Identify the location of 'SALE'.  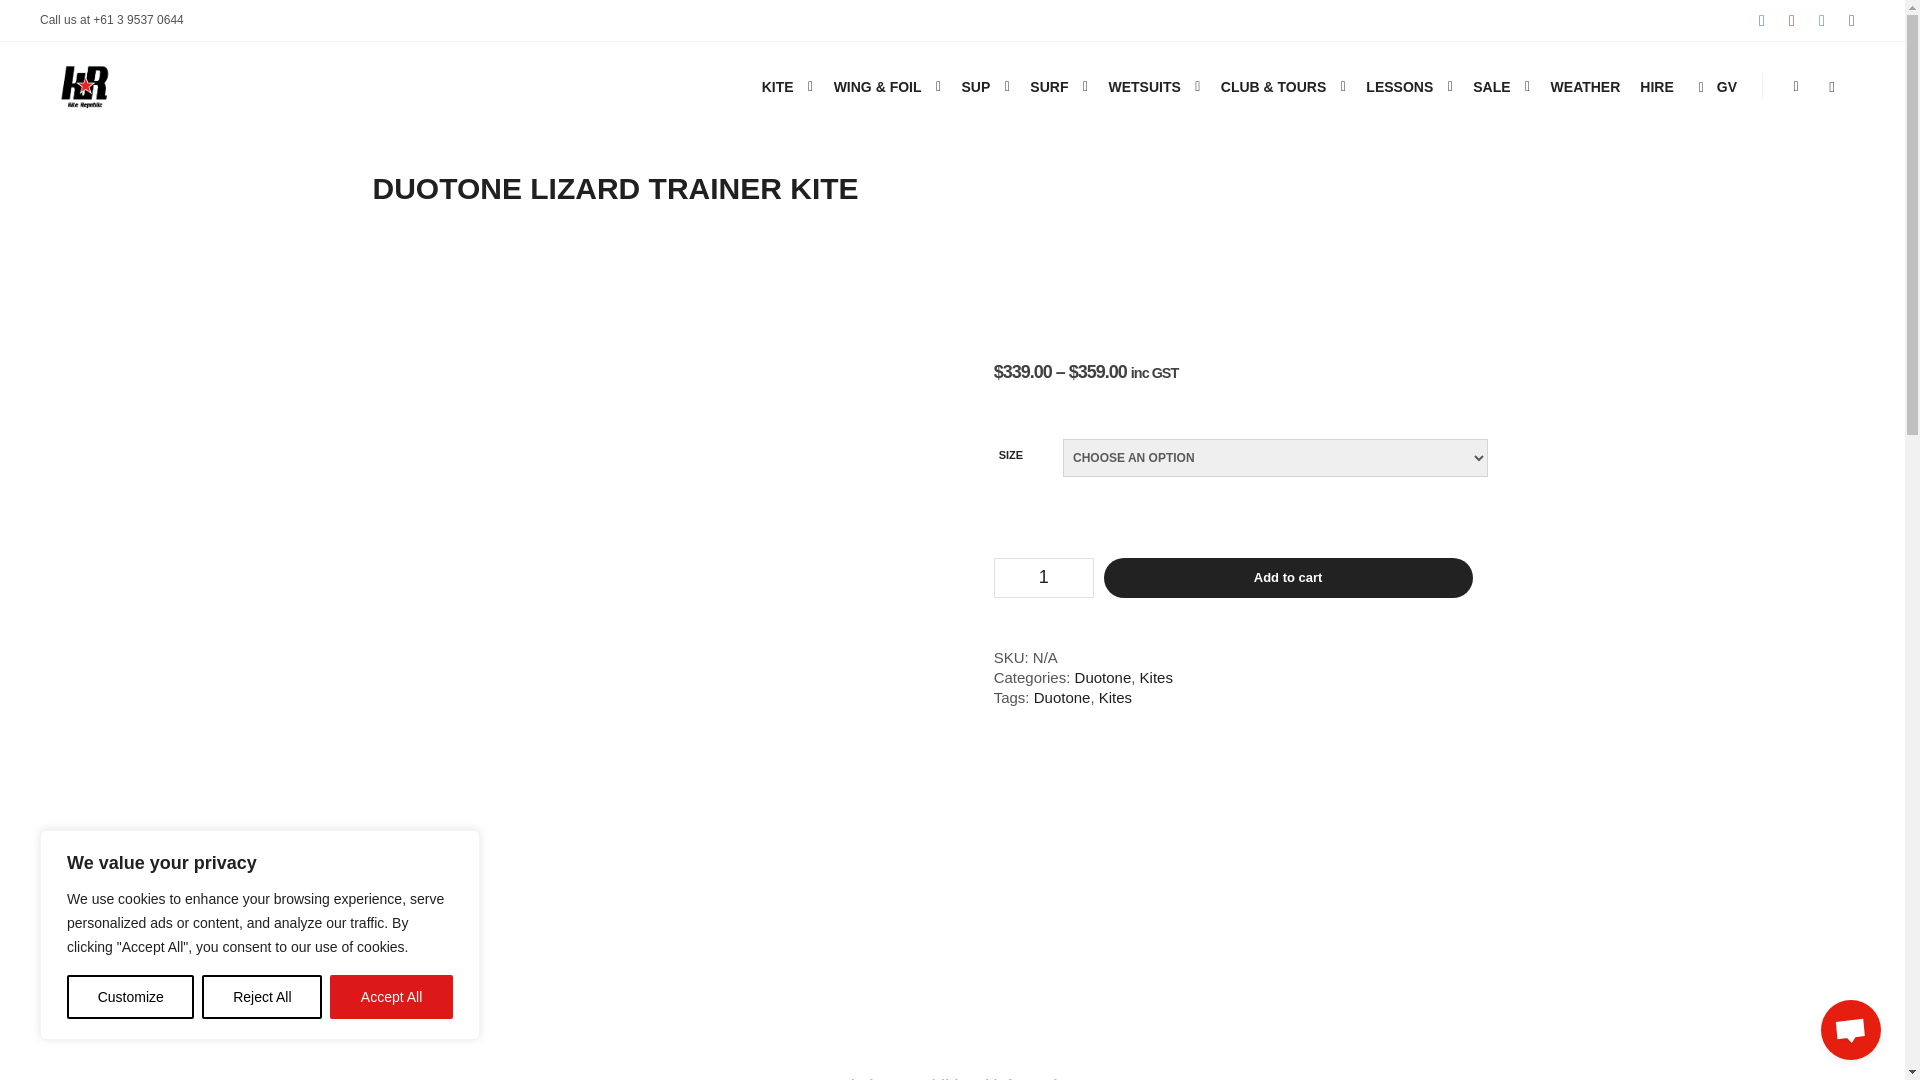
(1488, 86).